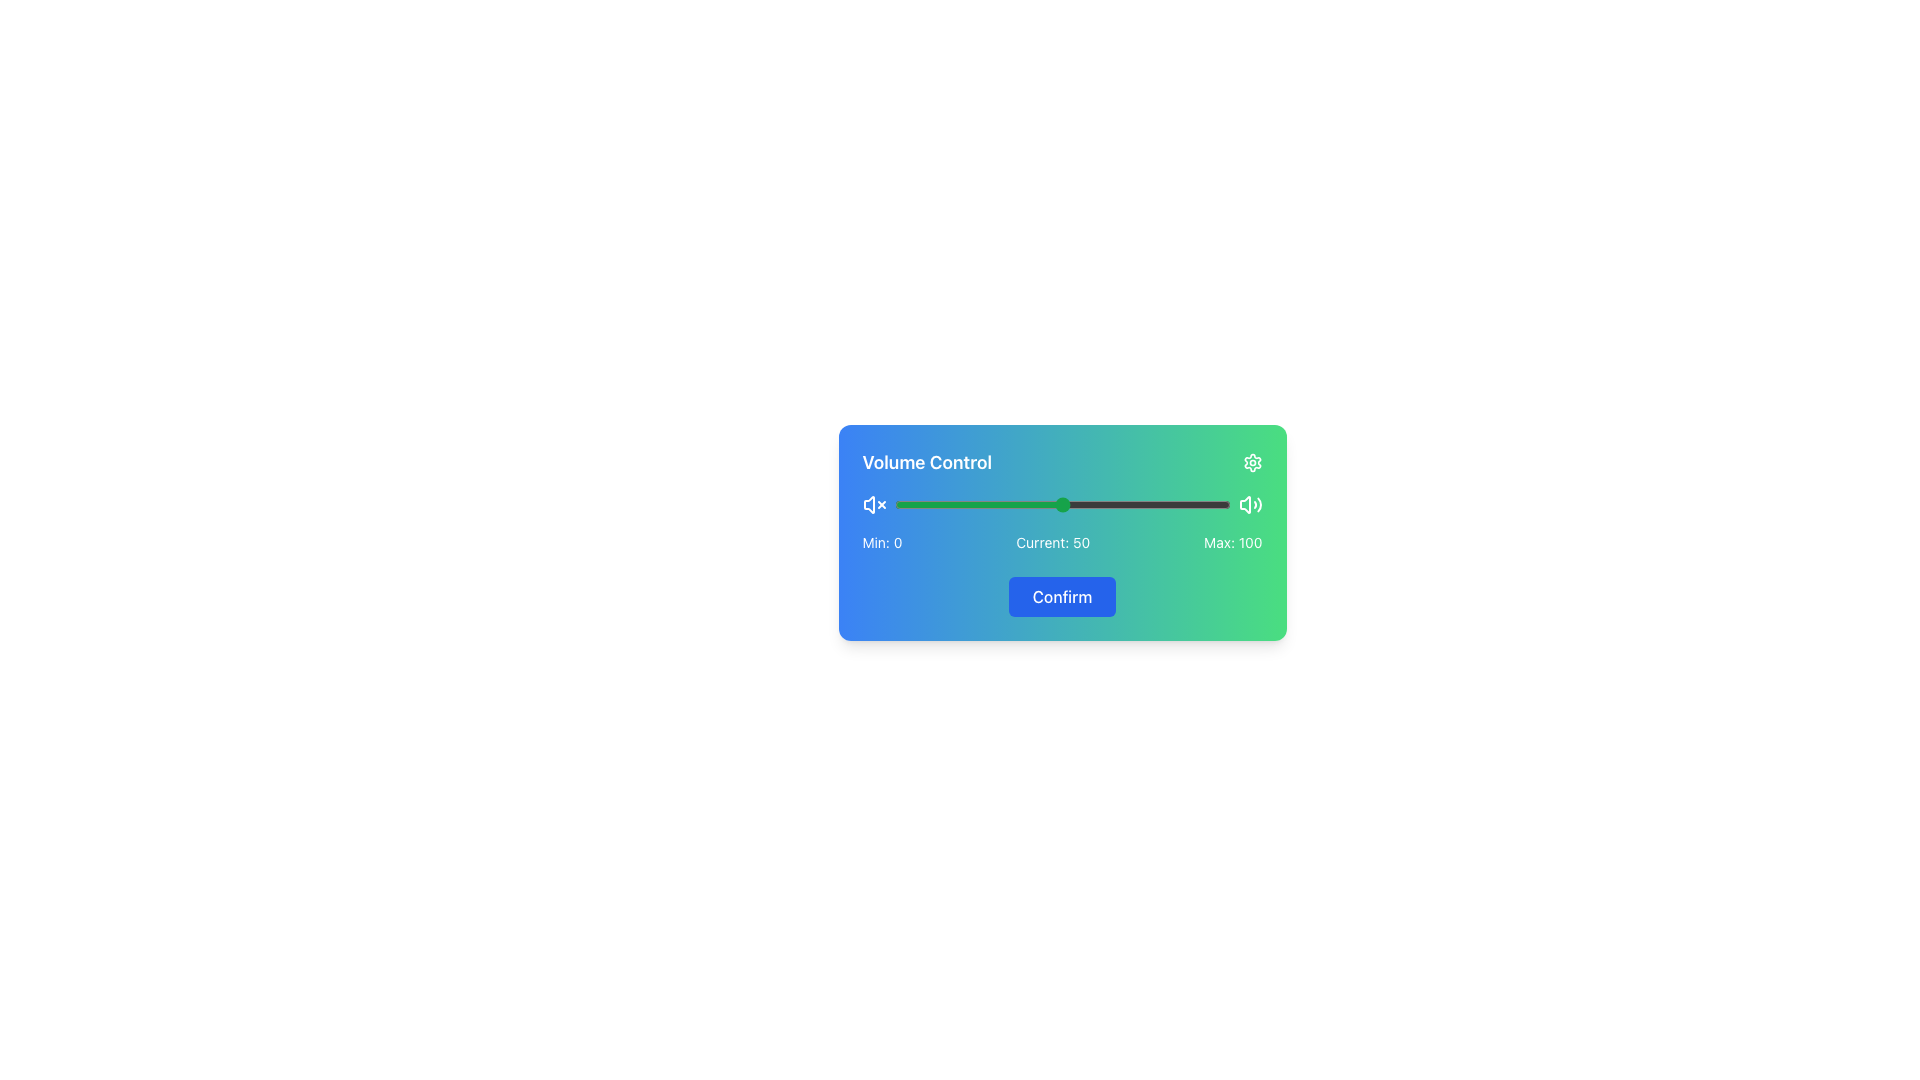  What do you see at coordinates (1052, 543) in the screenshot?
I see `the text display showing 'Current: 50' which is located between 'Min: 0' and 'Max: 100'` at bounding box center [1052, 543].